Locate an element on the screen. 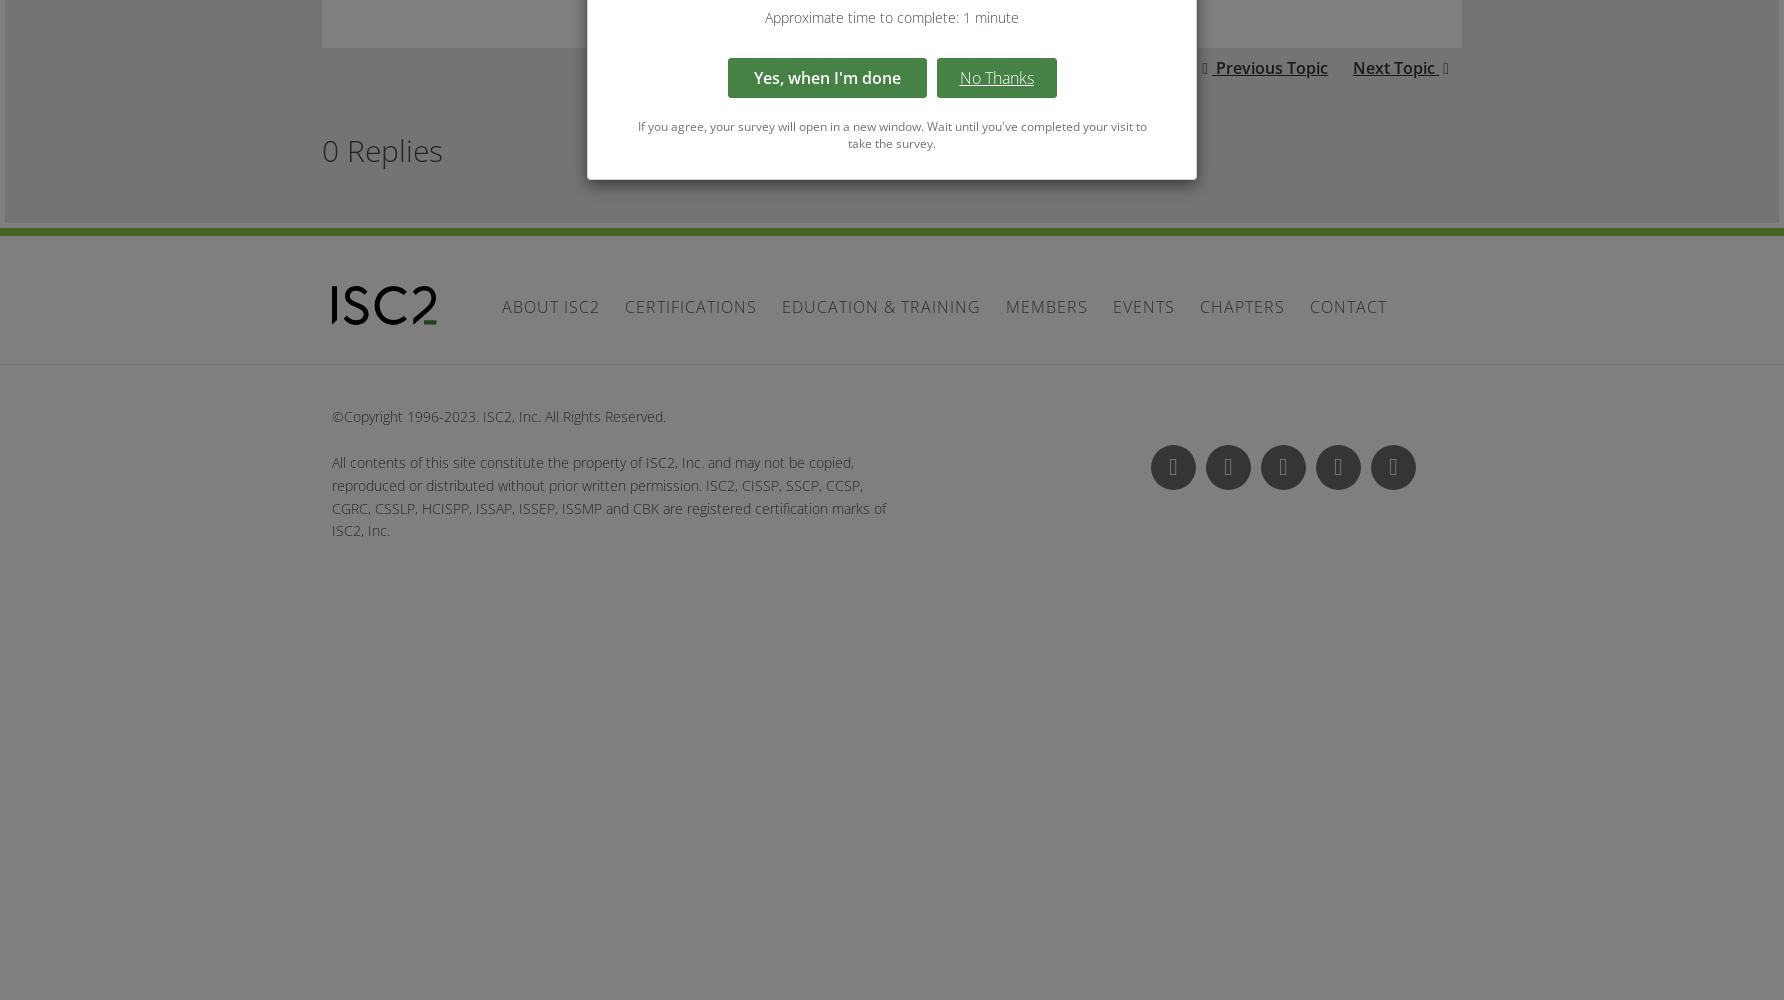  'If you agree, your survey will open in a new window. Wait until you've completed your visit to take the survey.' is located at coordinates (890, 134).